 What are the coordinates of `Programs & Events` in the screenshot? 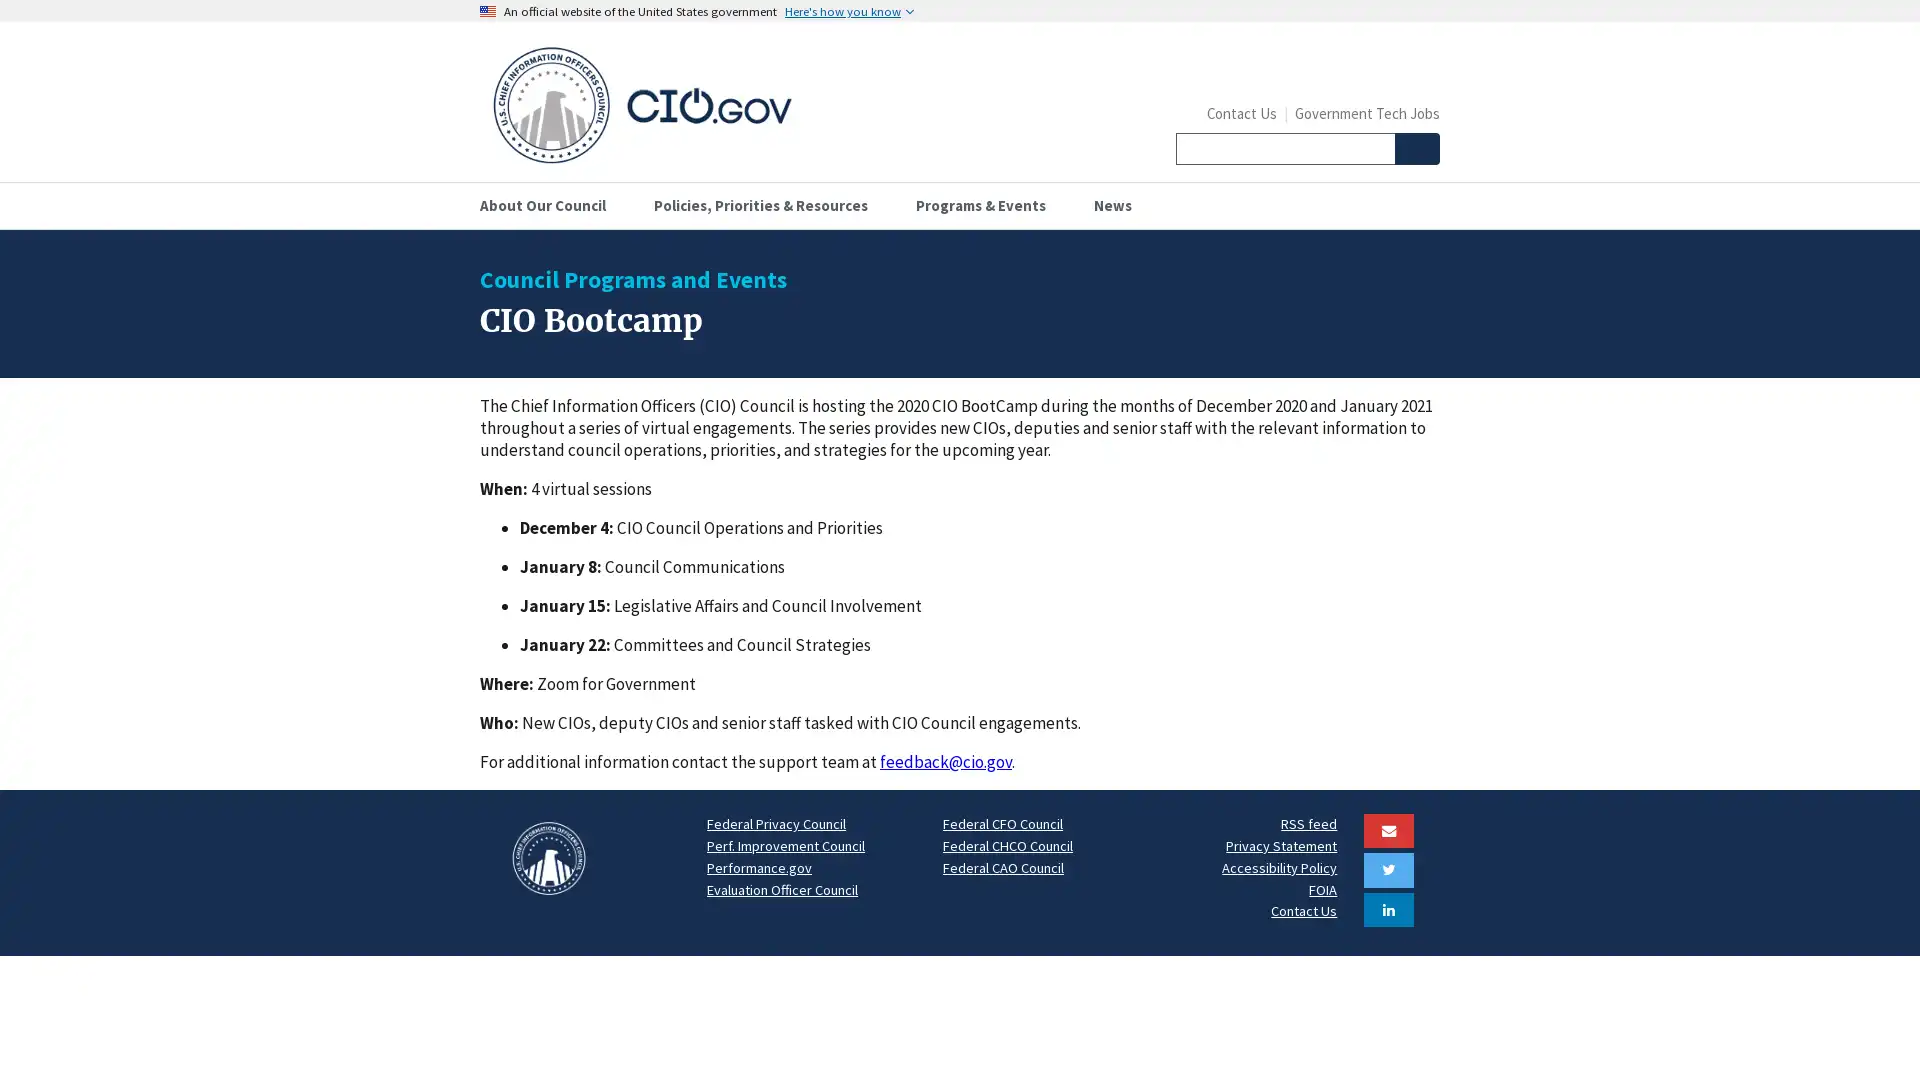 It's located at (988, 205).